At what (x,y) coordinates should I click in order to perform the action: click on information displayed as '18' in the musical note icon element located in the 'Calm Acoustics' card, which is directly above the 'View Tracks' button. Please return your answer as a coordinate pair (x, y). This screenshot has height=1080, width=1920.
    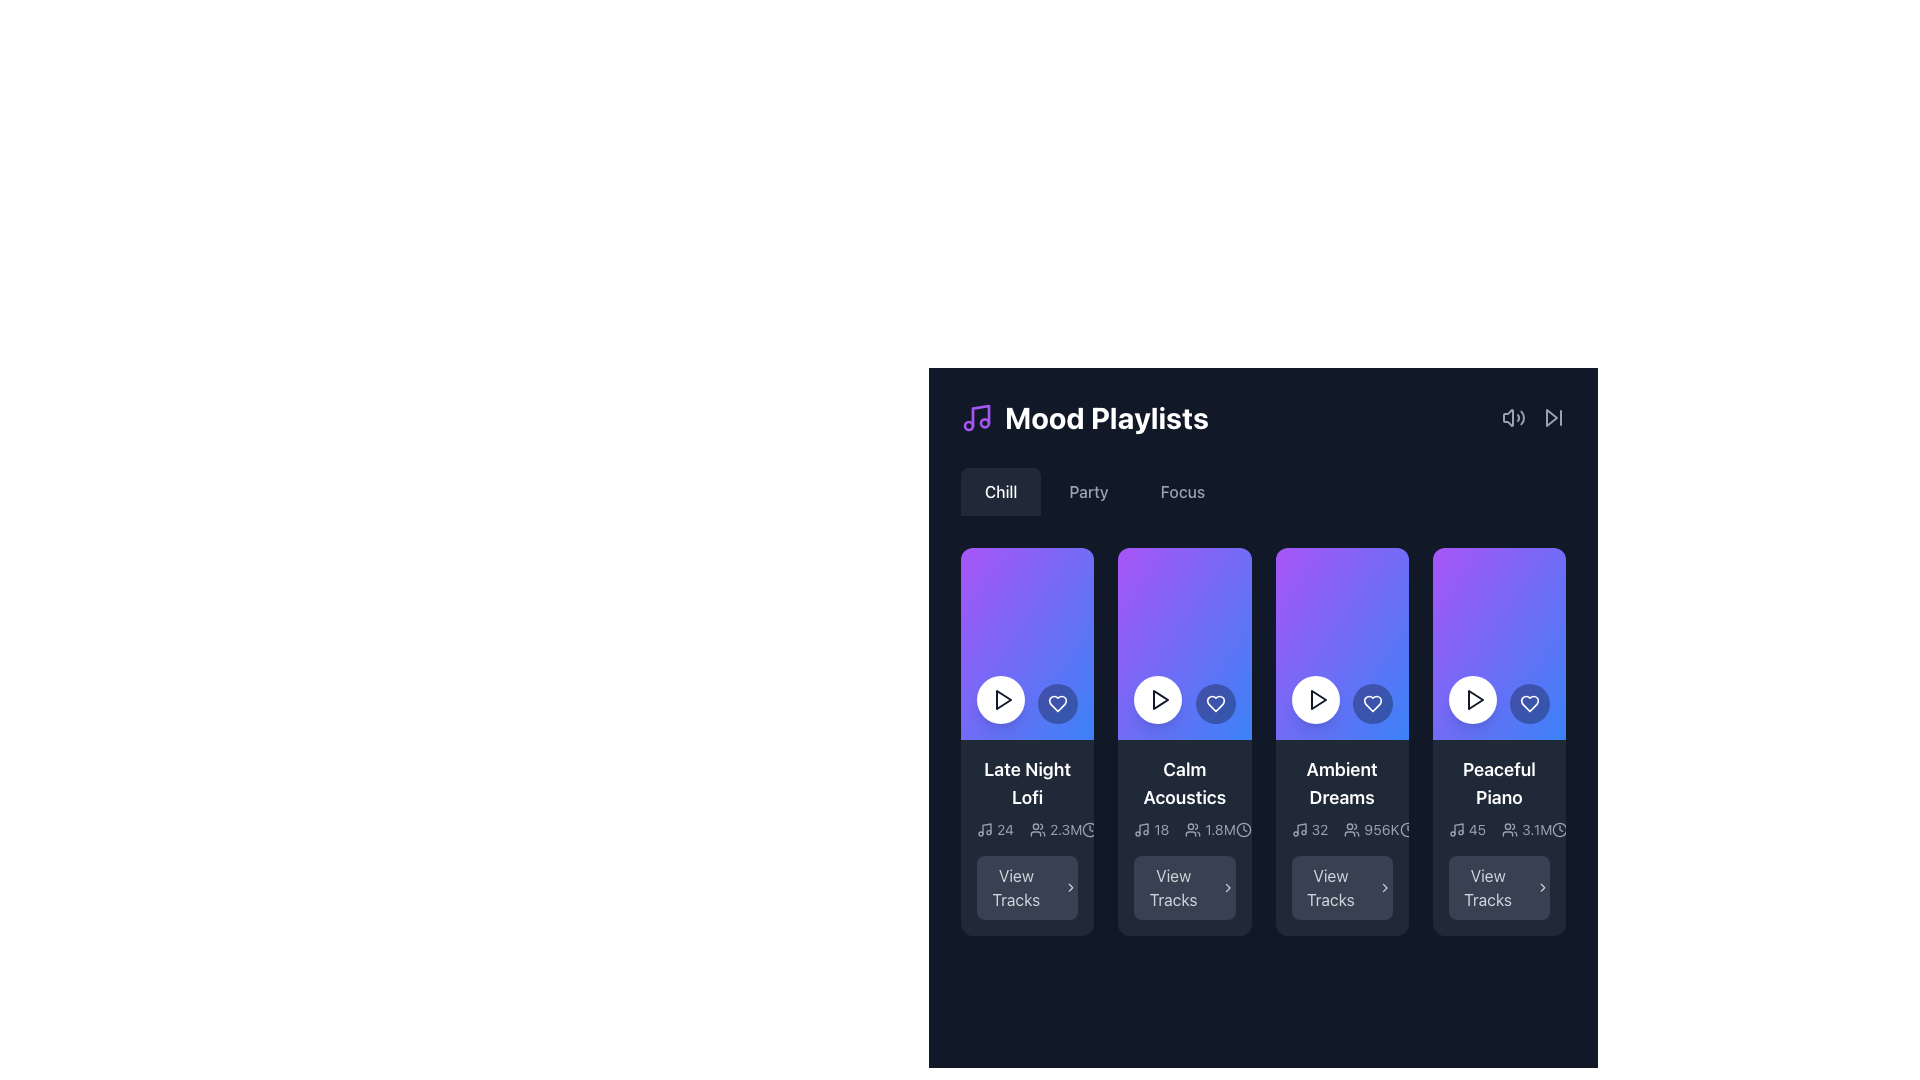
    Looking at the image, I should click on (1151, 829).